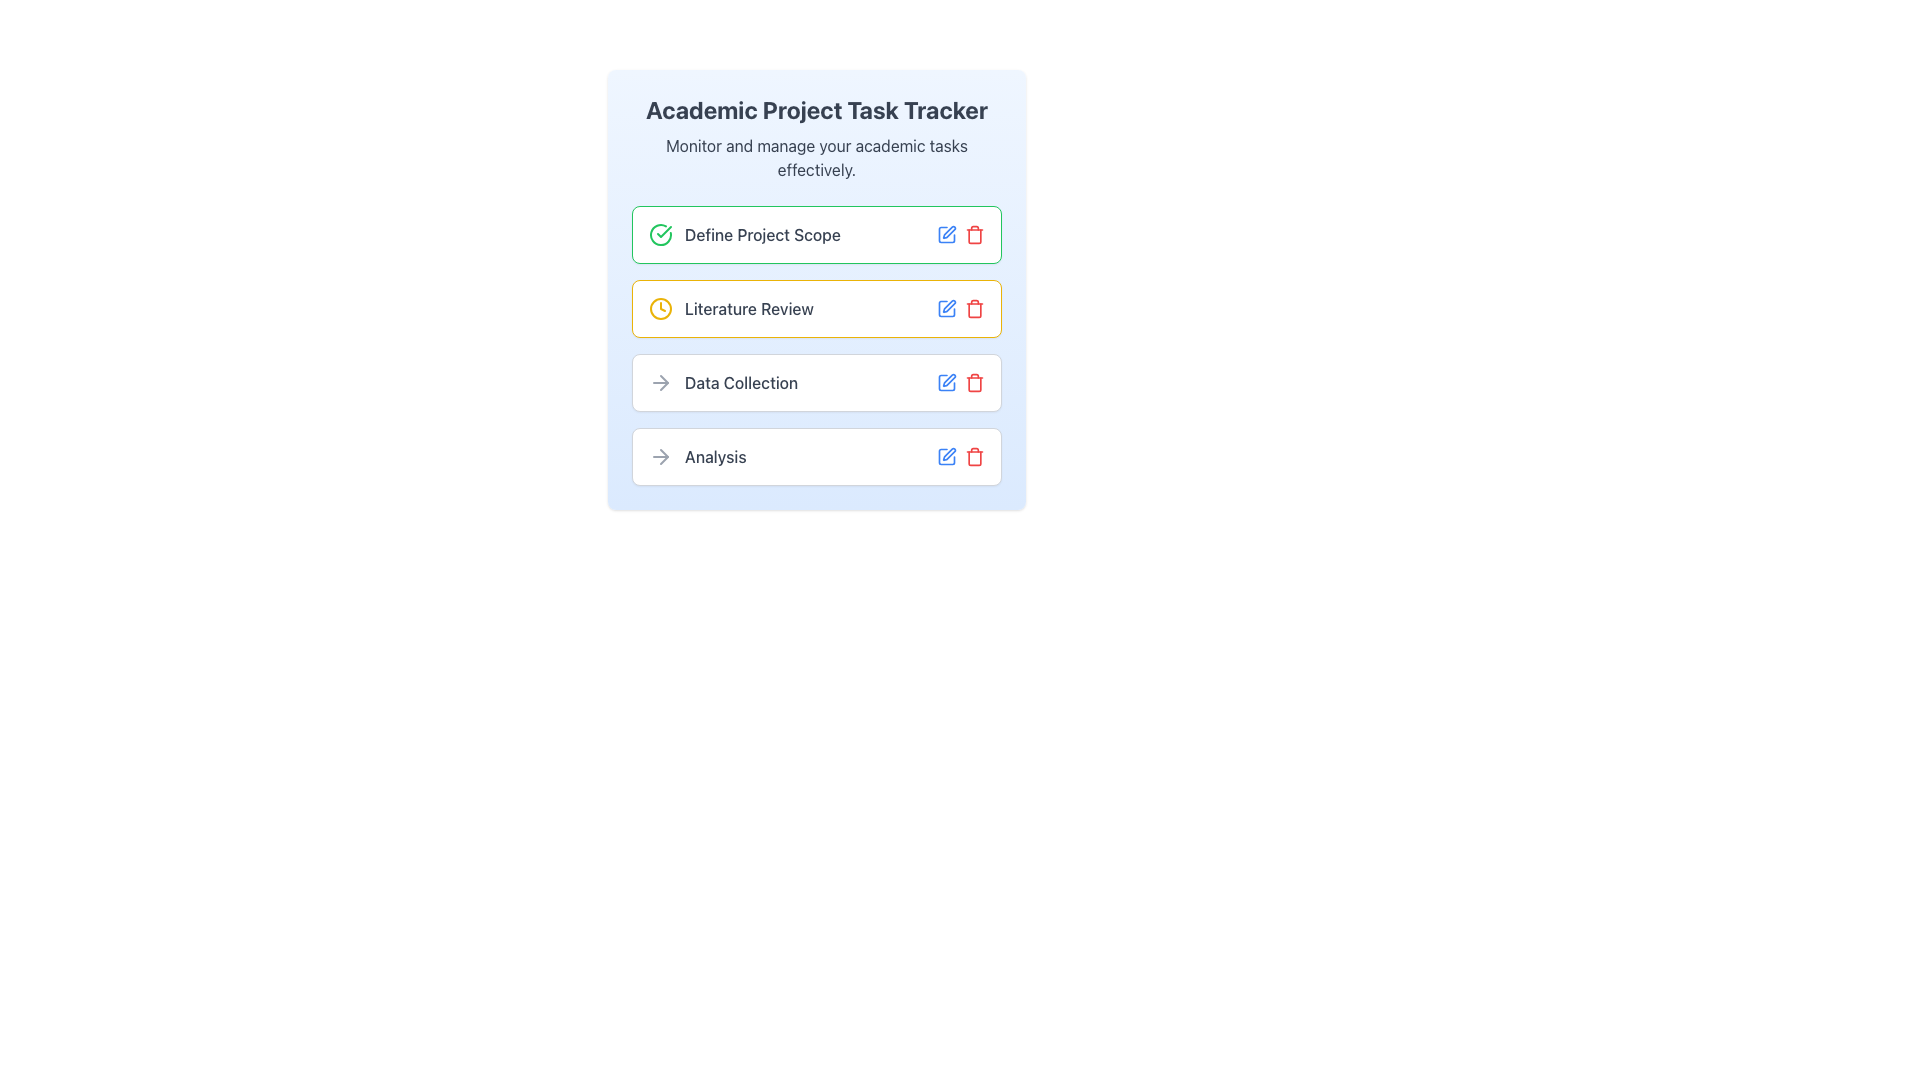 This screenshot has width=1920, height=1080. What do you see at coordinates (743, 234) in the screenshot?
I see `the task title label located at the top of the task list, which is associated with a green checkmark icon and is part of the first card in a vertical sequence of similar cards` at bounding box center [743, 234].